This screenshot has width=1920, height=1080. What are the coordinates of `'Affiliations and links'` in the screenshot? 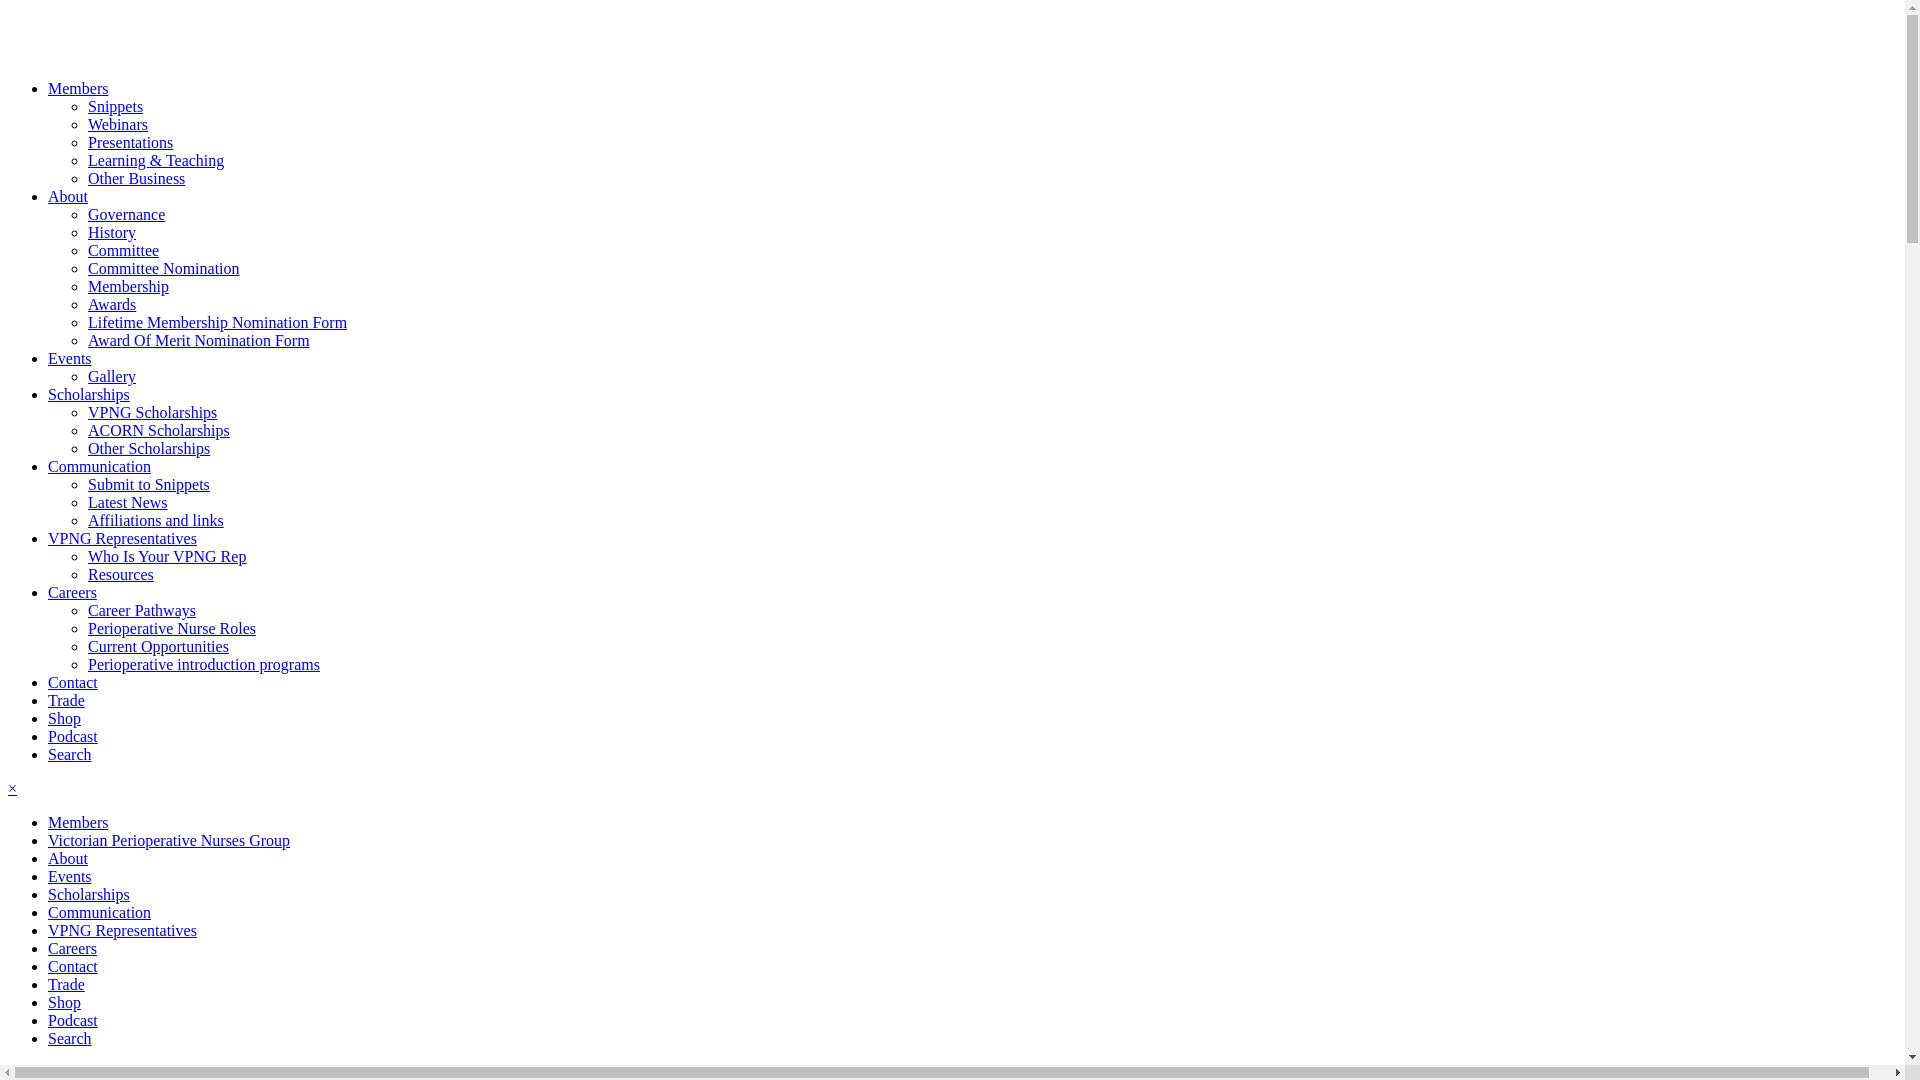 It's located at (155, 519).